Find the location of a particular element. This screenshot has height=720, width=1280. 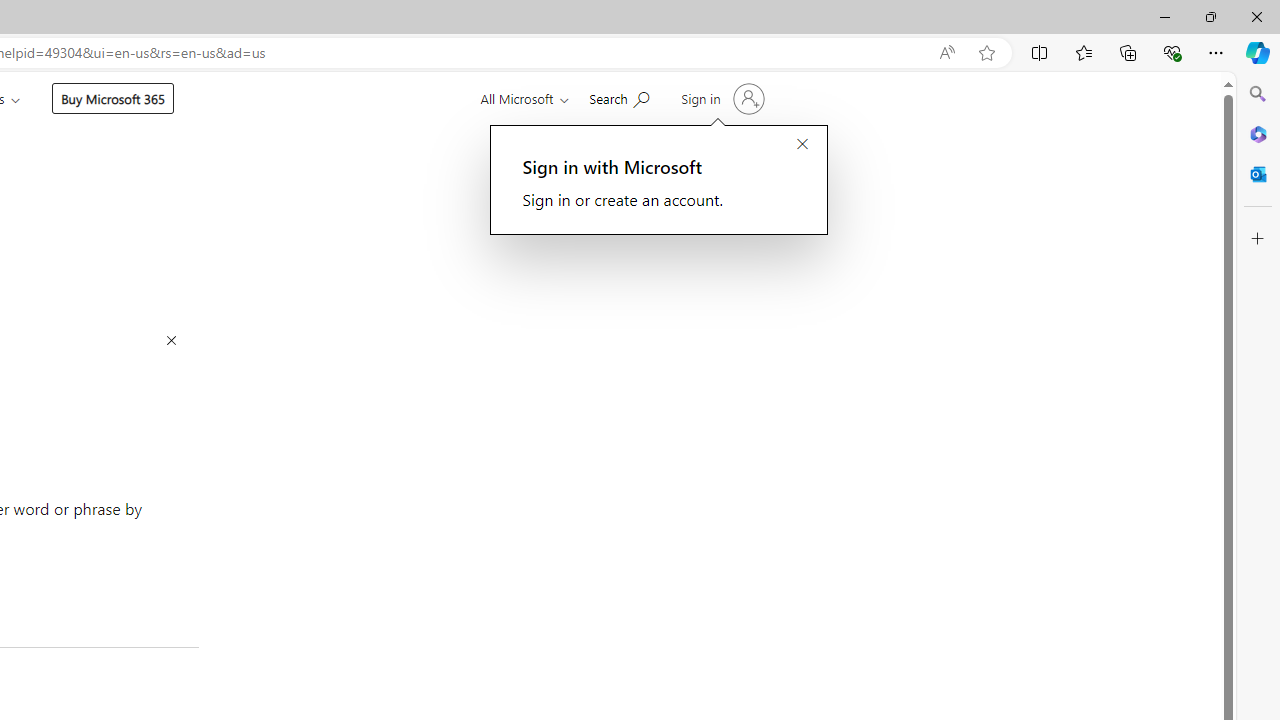

'Buy Microsoft 365' is located at coordinates (112, 98).